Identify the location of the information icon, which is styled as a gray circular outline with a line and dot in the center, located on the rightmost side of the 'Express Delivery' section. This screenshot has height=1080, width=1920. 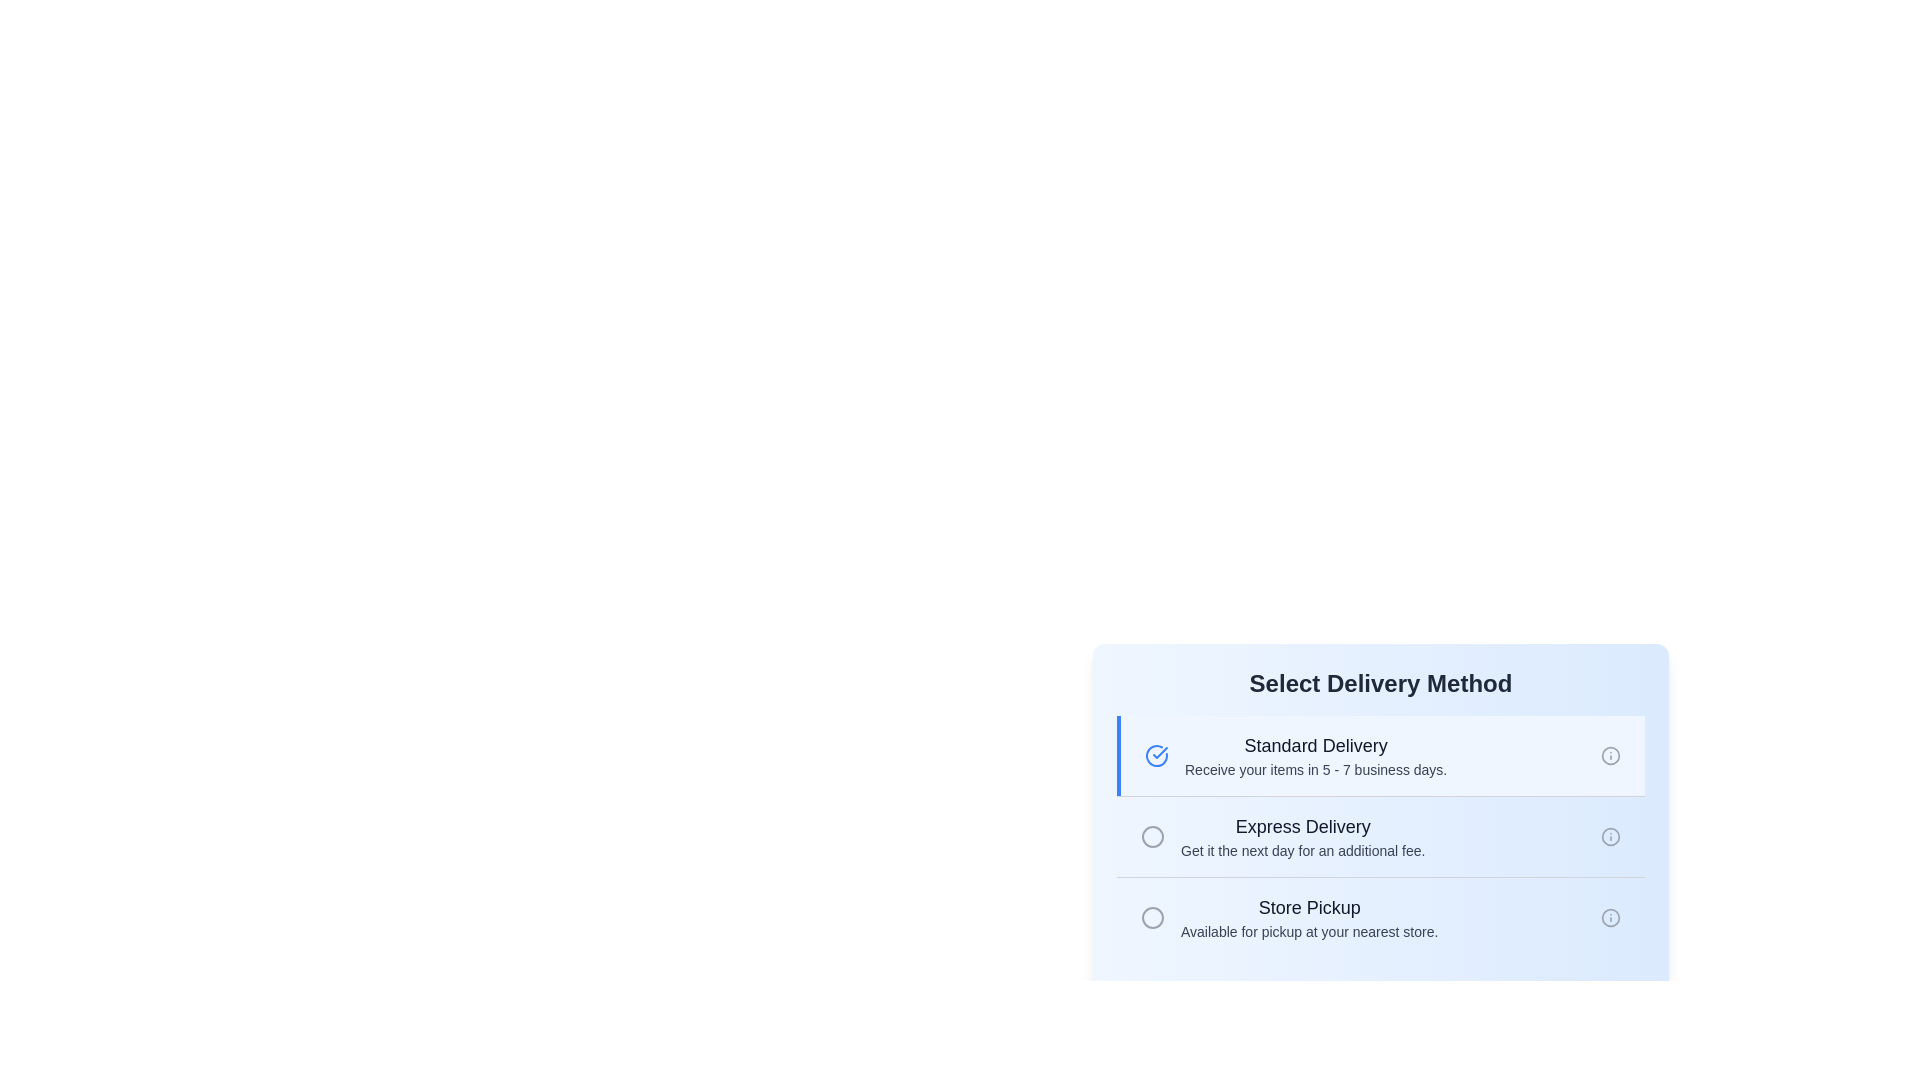
(1611, 837).